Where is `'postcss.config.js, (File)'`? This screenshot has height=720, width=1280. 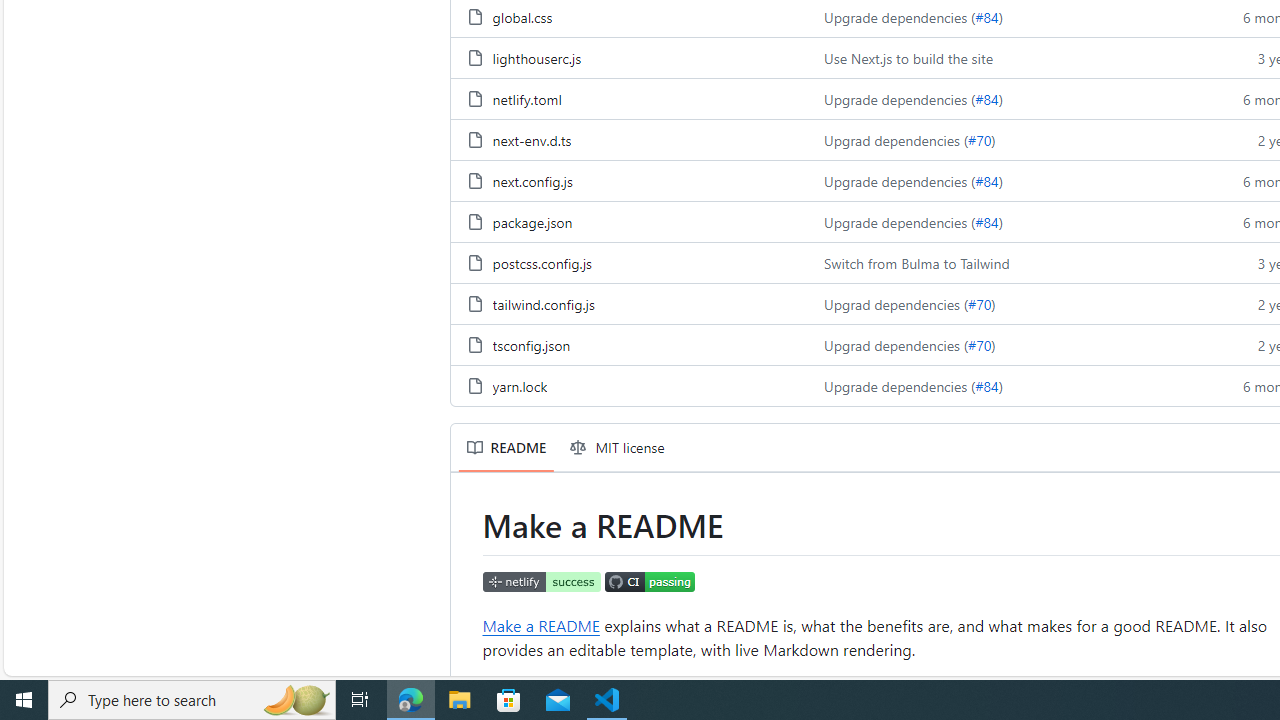
'postcss.config.js, (File)' is located at coordinates (541, 261).